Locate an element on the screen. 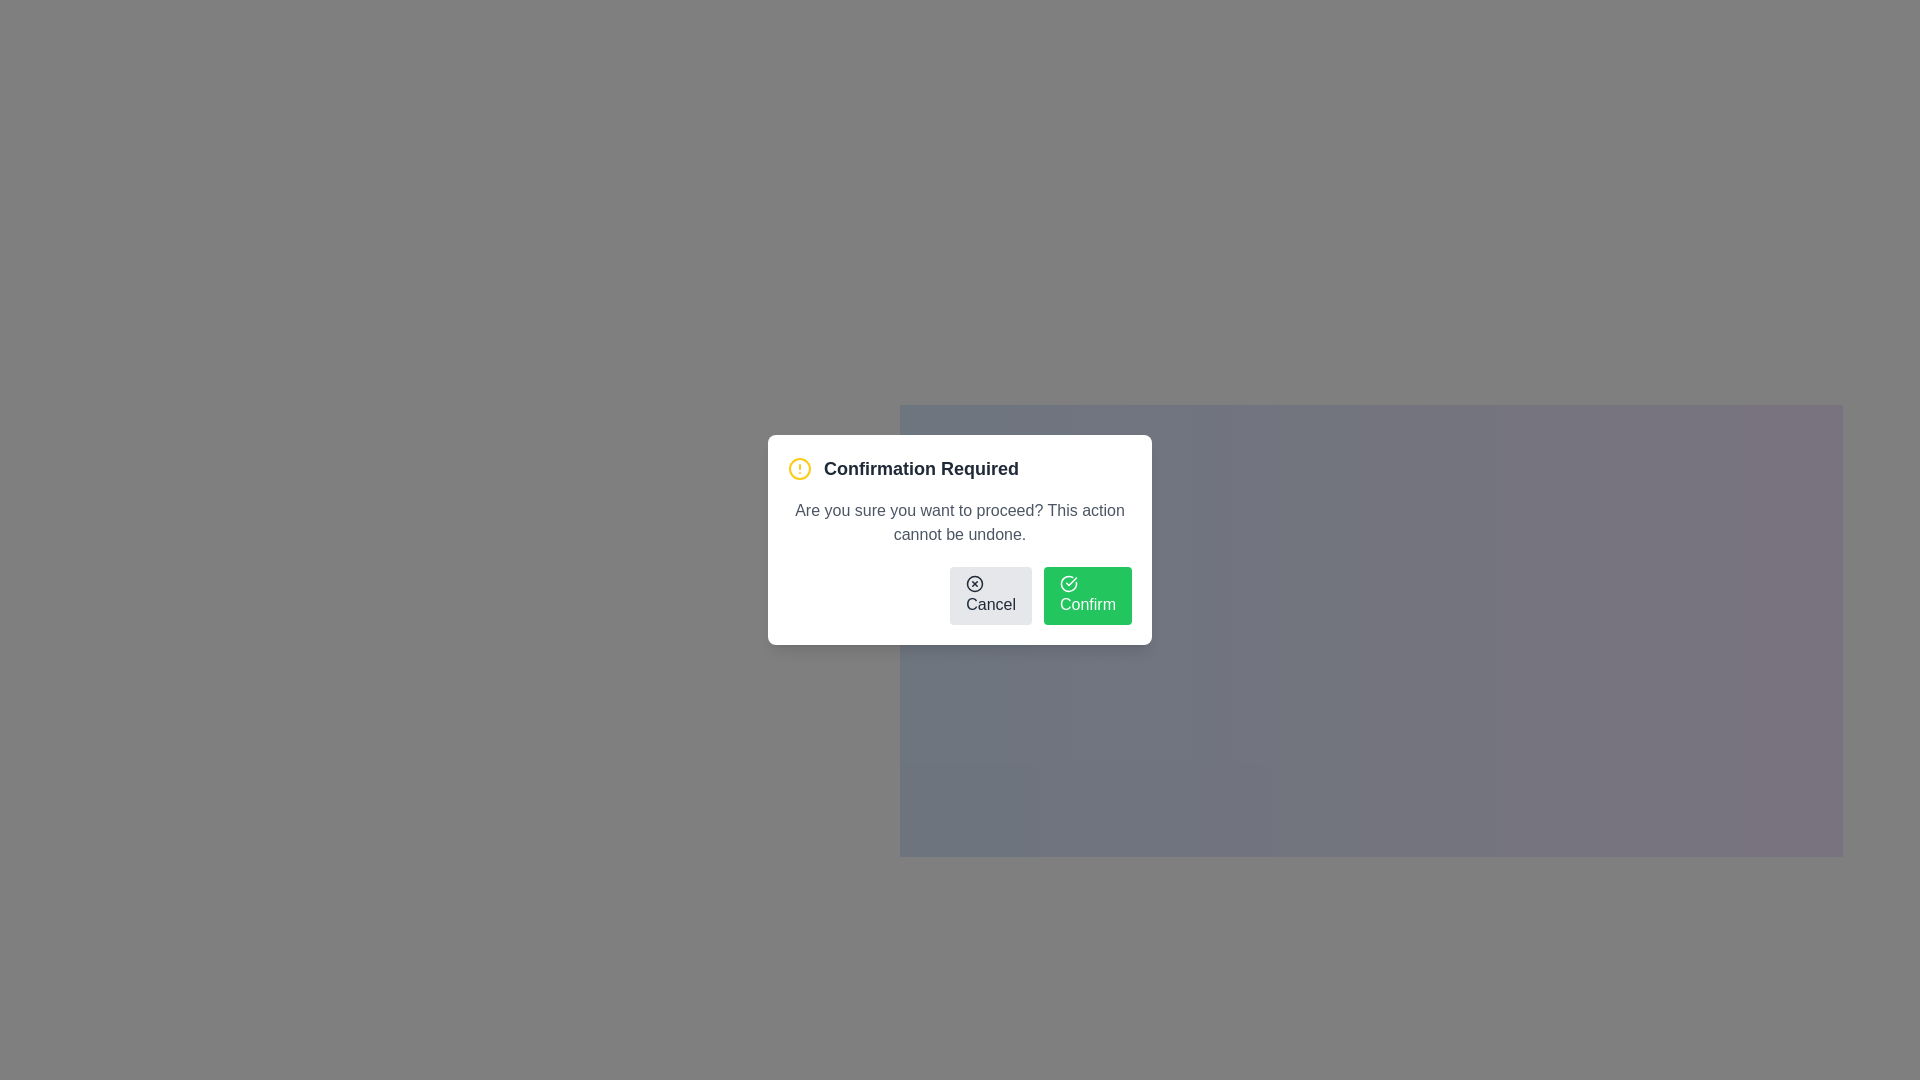  the icon representing a circle with a checkmark inside, located to the left of the 'Confirm' text in the confirmation modal is located at coordinates (1068, 583).